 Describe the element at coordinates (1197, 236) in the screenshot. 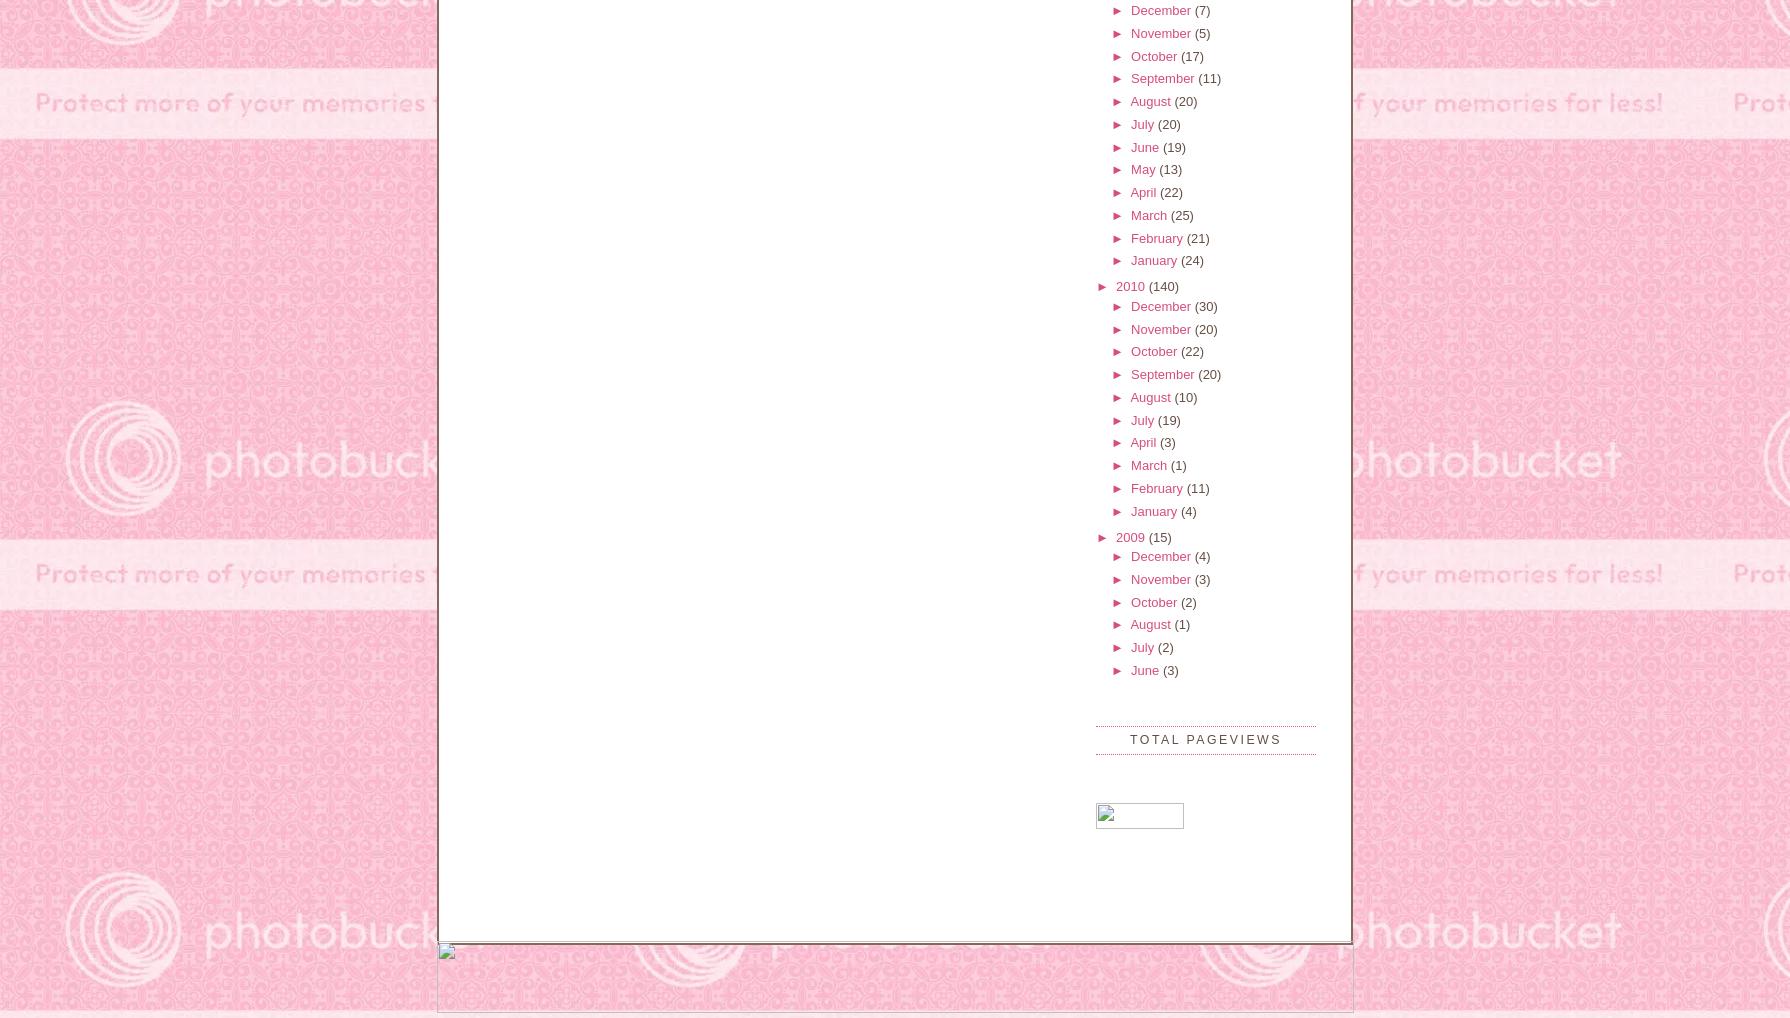

I see `'(21)'` at that location.